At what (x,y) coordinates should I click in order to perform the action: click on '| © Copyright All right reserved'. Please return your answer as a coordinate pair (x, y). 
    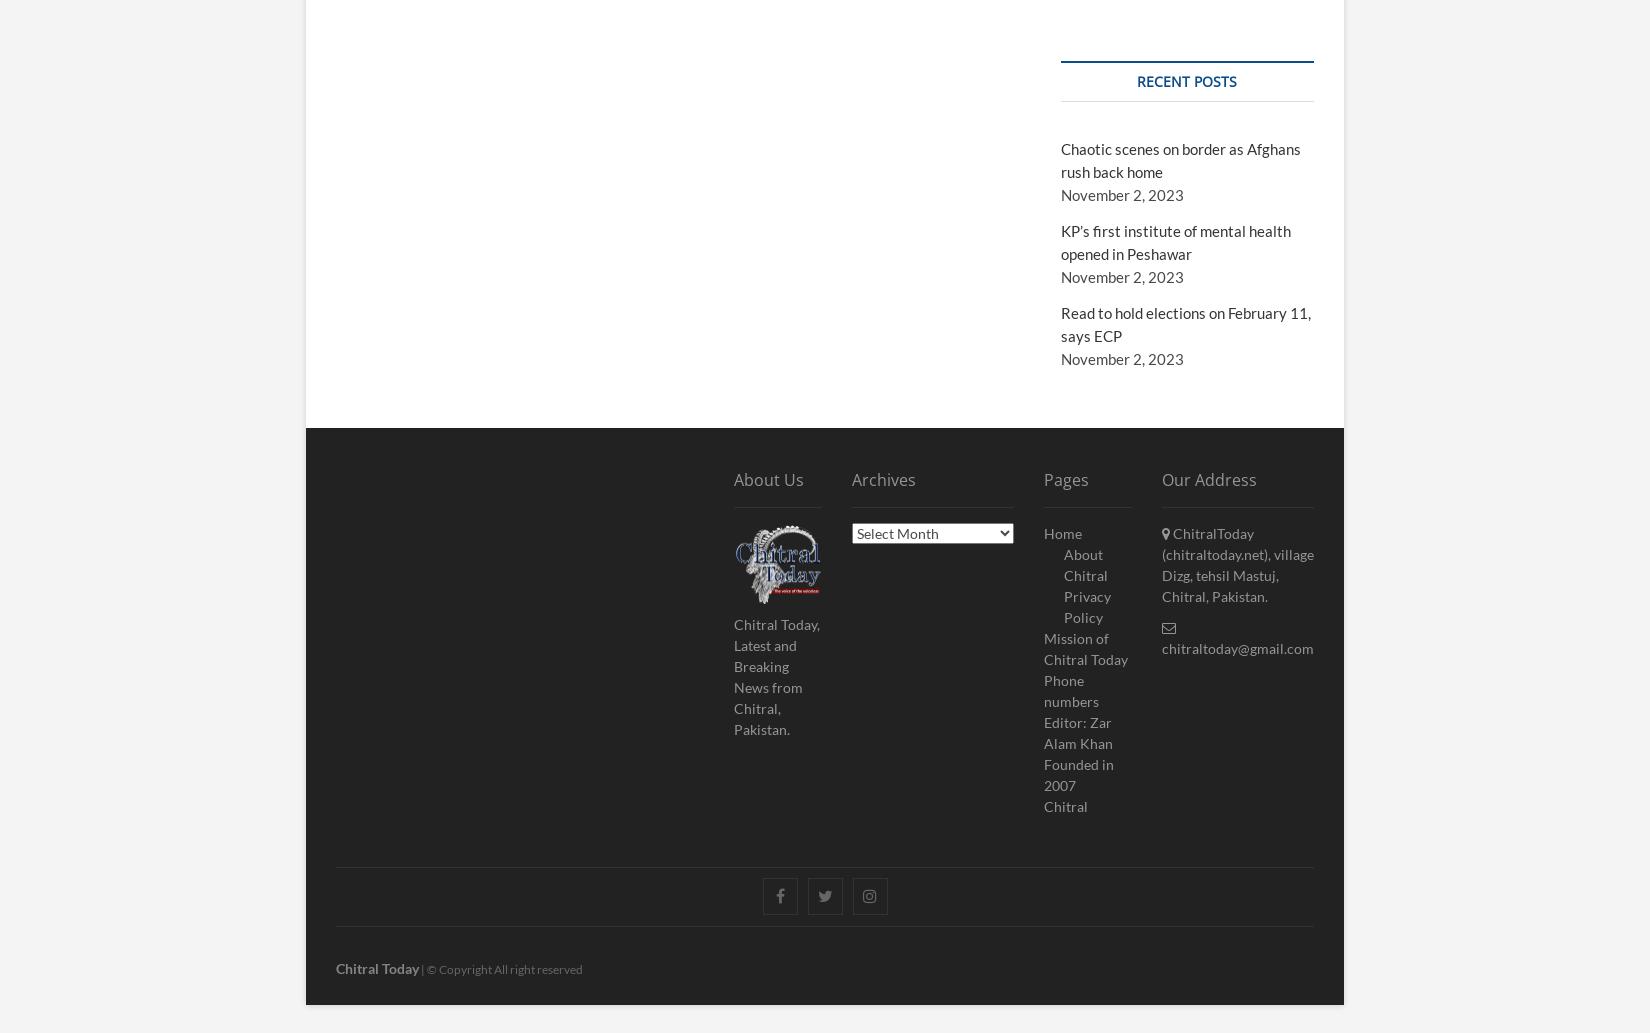
    Looking at the image, I should click on (500, 967).